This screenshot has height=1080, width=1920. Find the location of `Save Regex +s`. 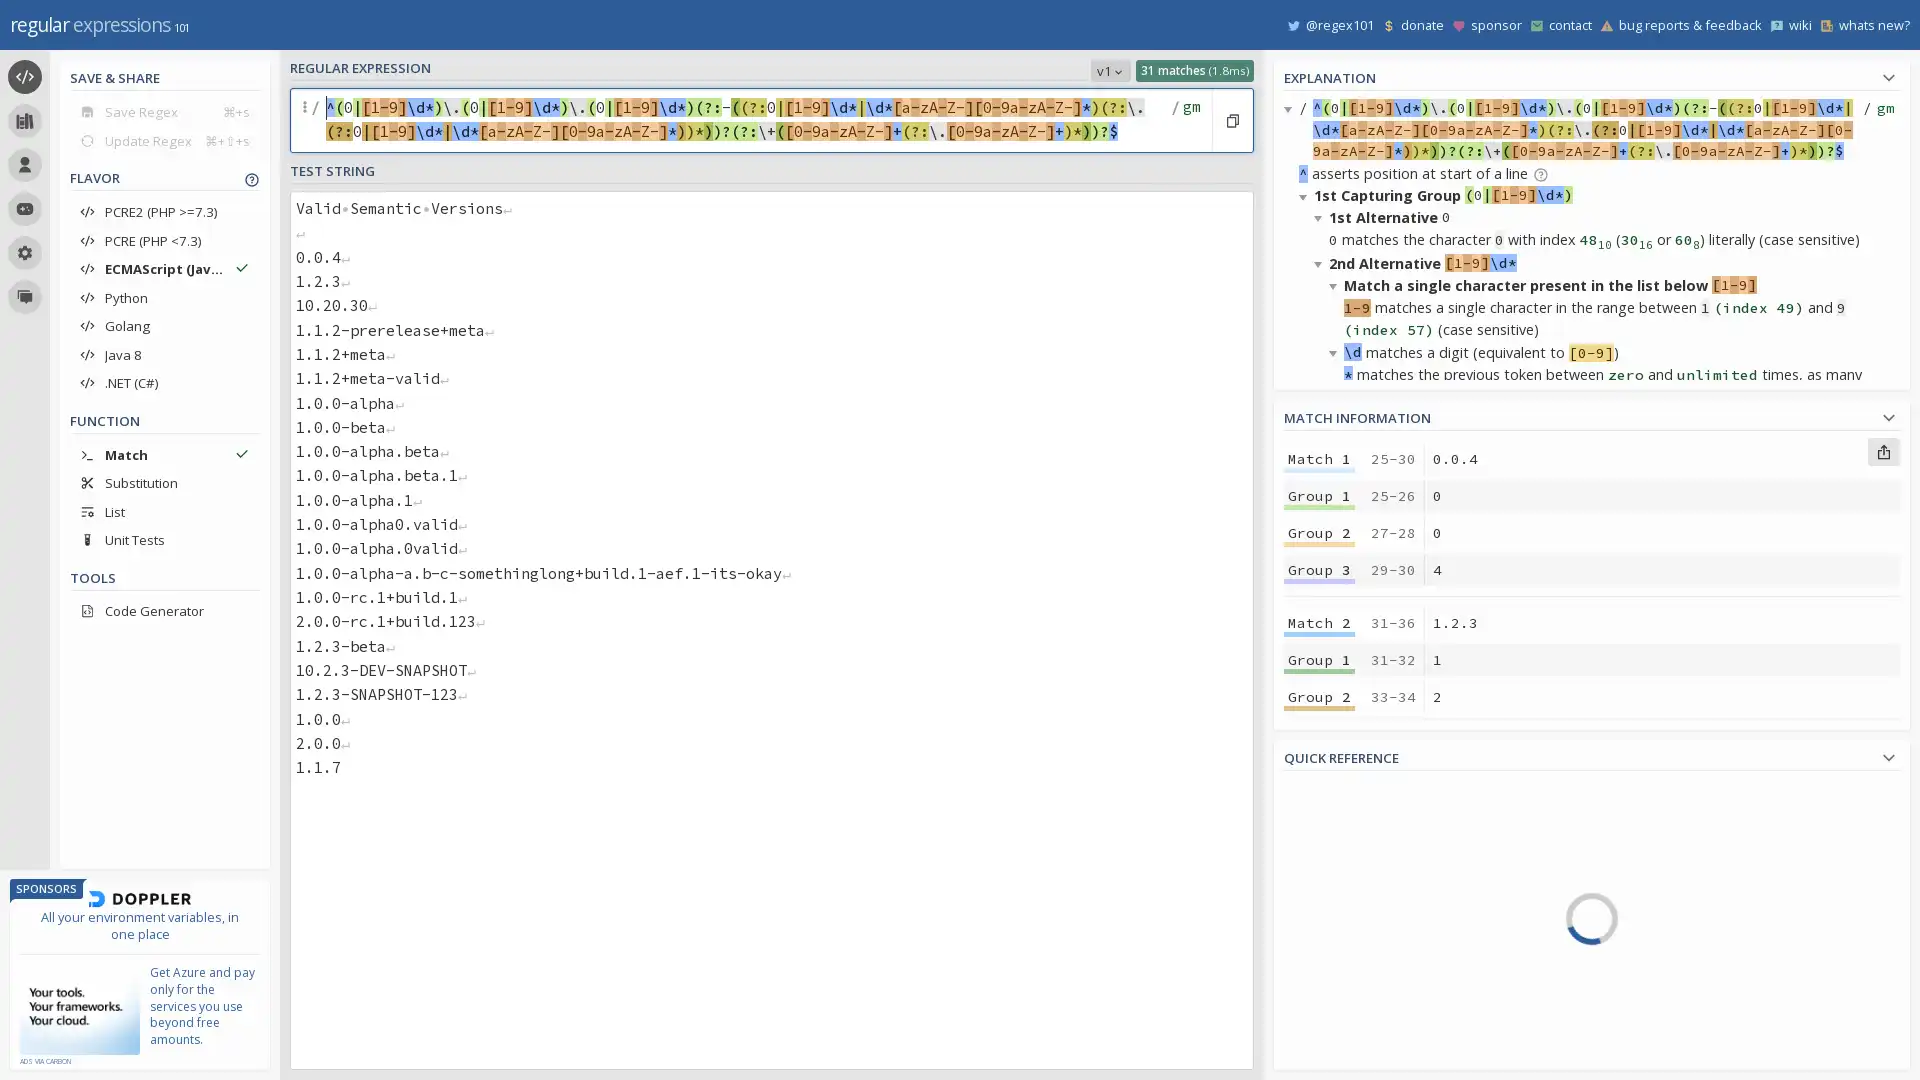

Save Regex +s is located at coordinates (164, 111).